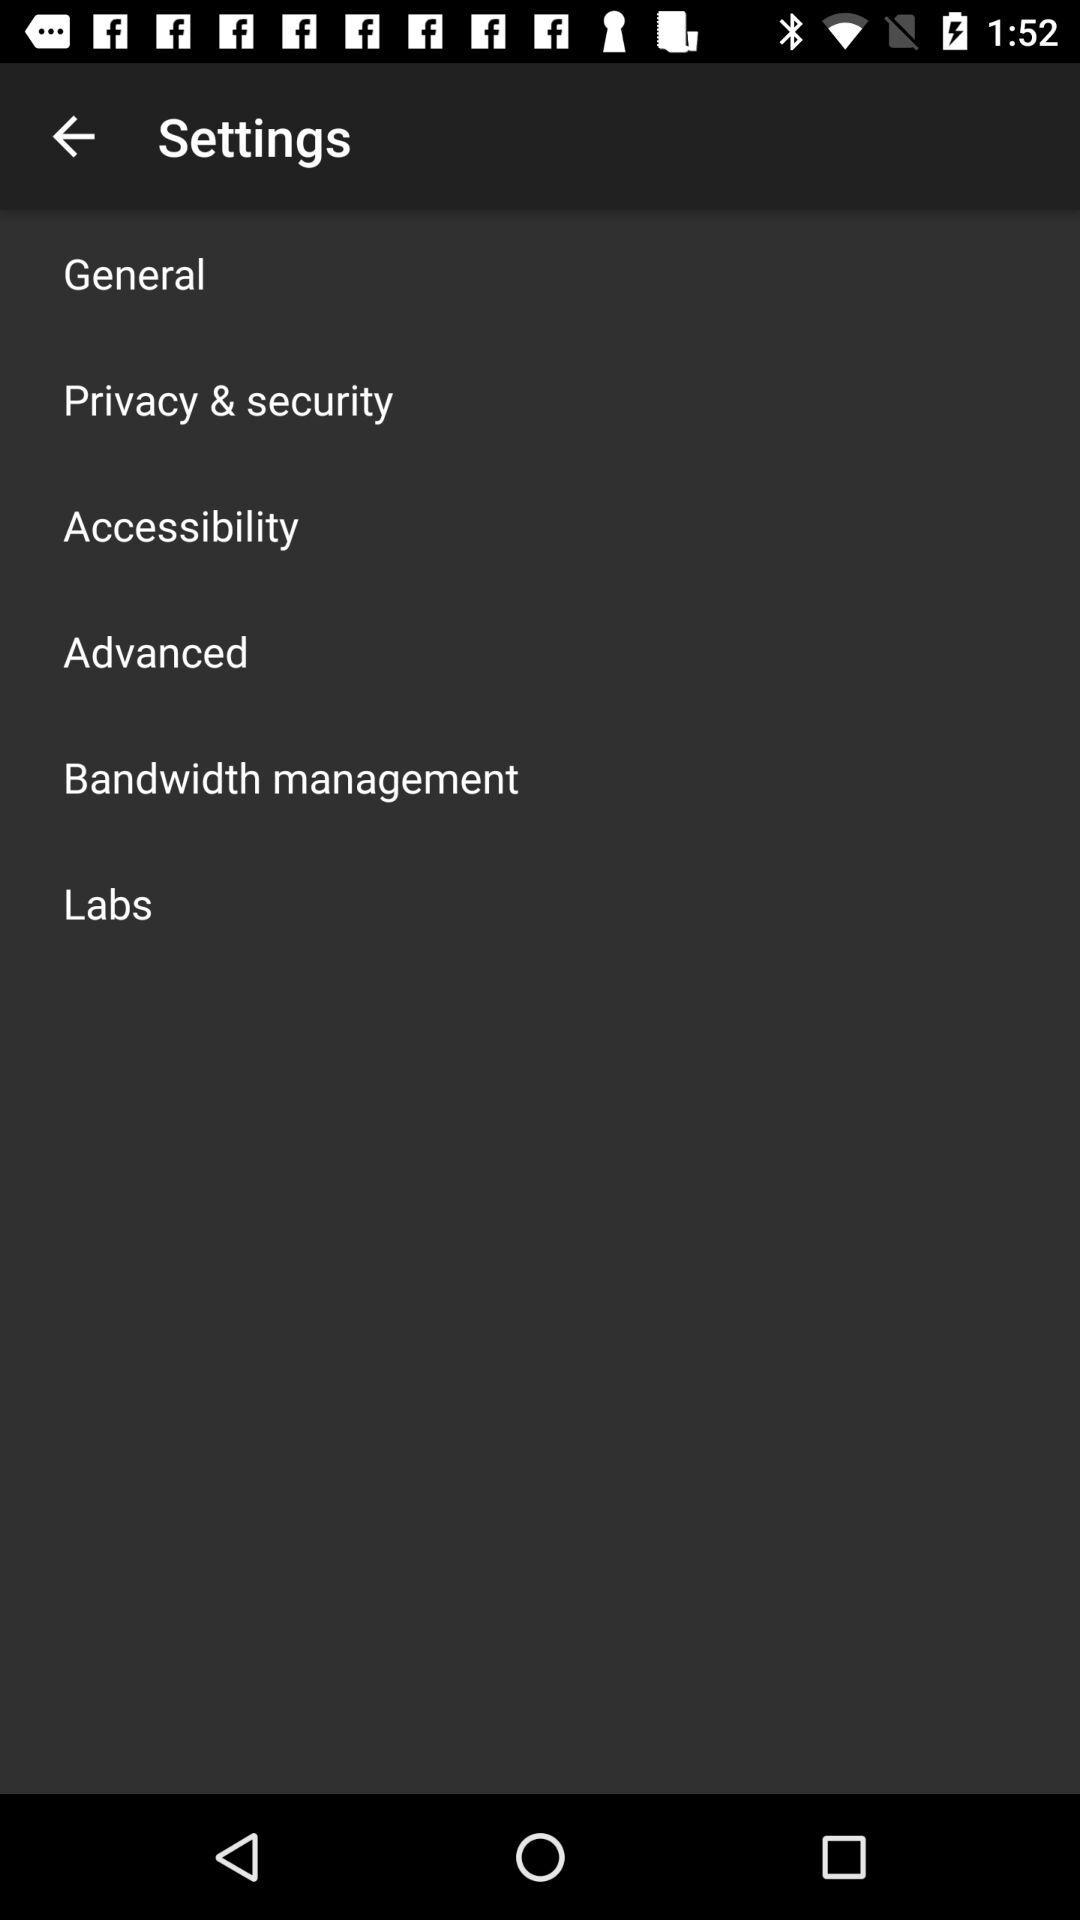  I want to click on the app below privacy & security app, so click(181, 524).